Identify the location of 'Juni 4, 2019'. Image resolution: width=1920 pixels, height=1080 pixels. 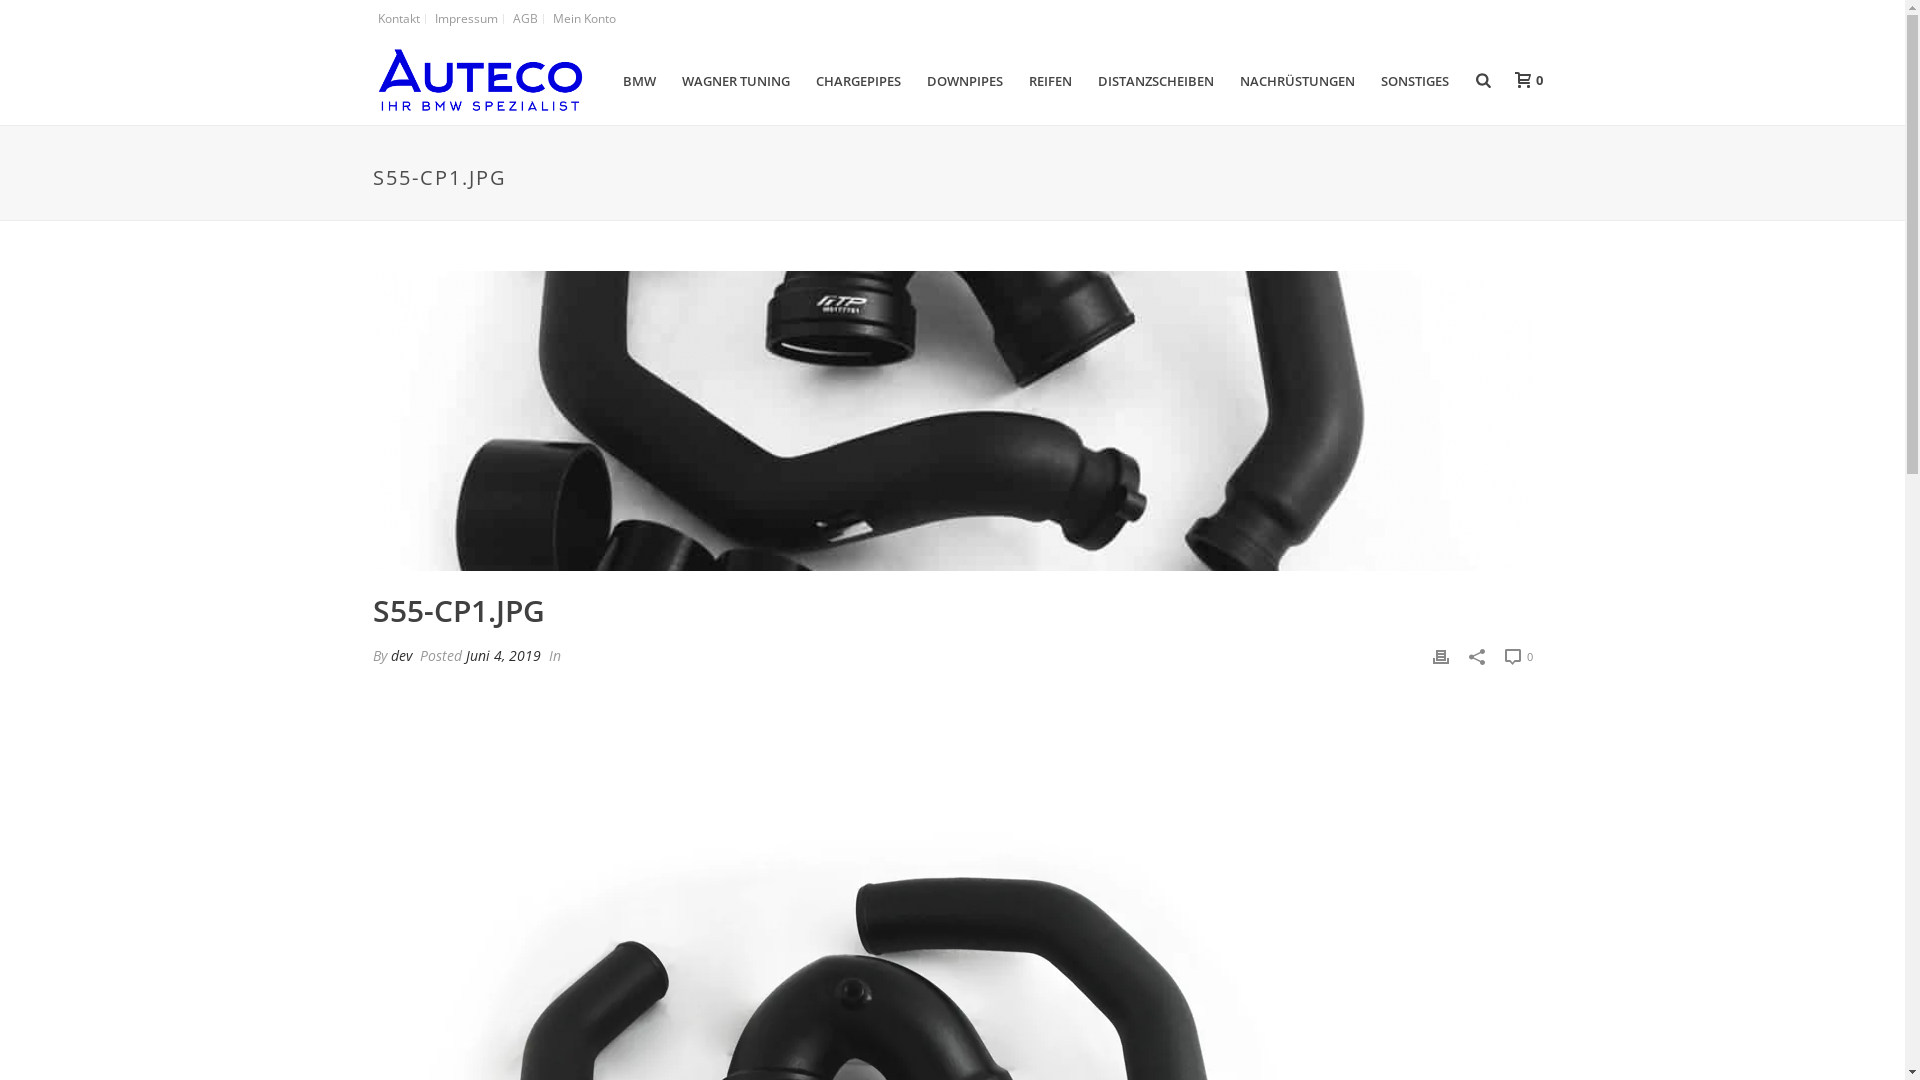
(464, 655).